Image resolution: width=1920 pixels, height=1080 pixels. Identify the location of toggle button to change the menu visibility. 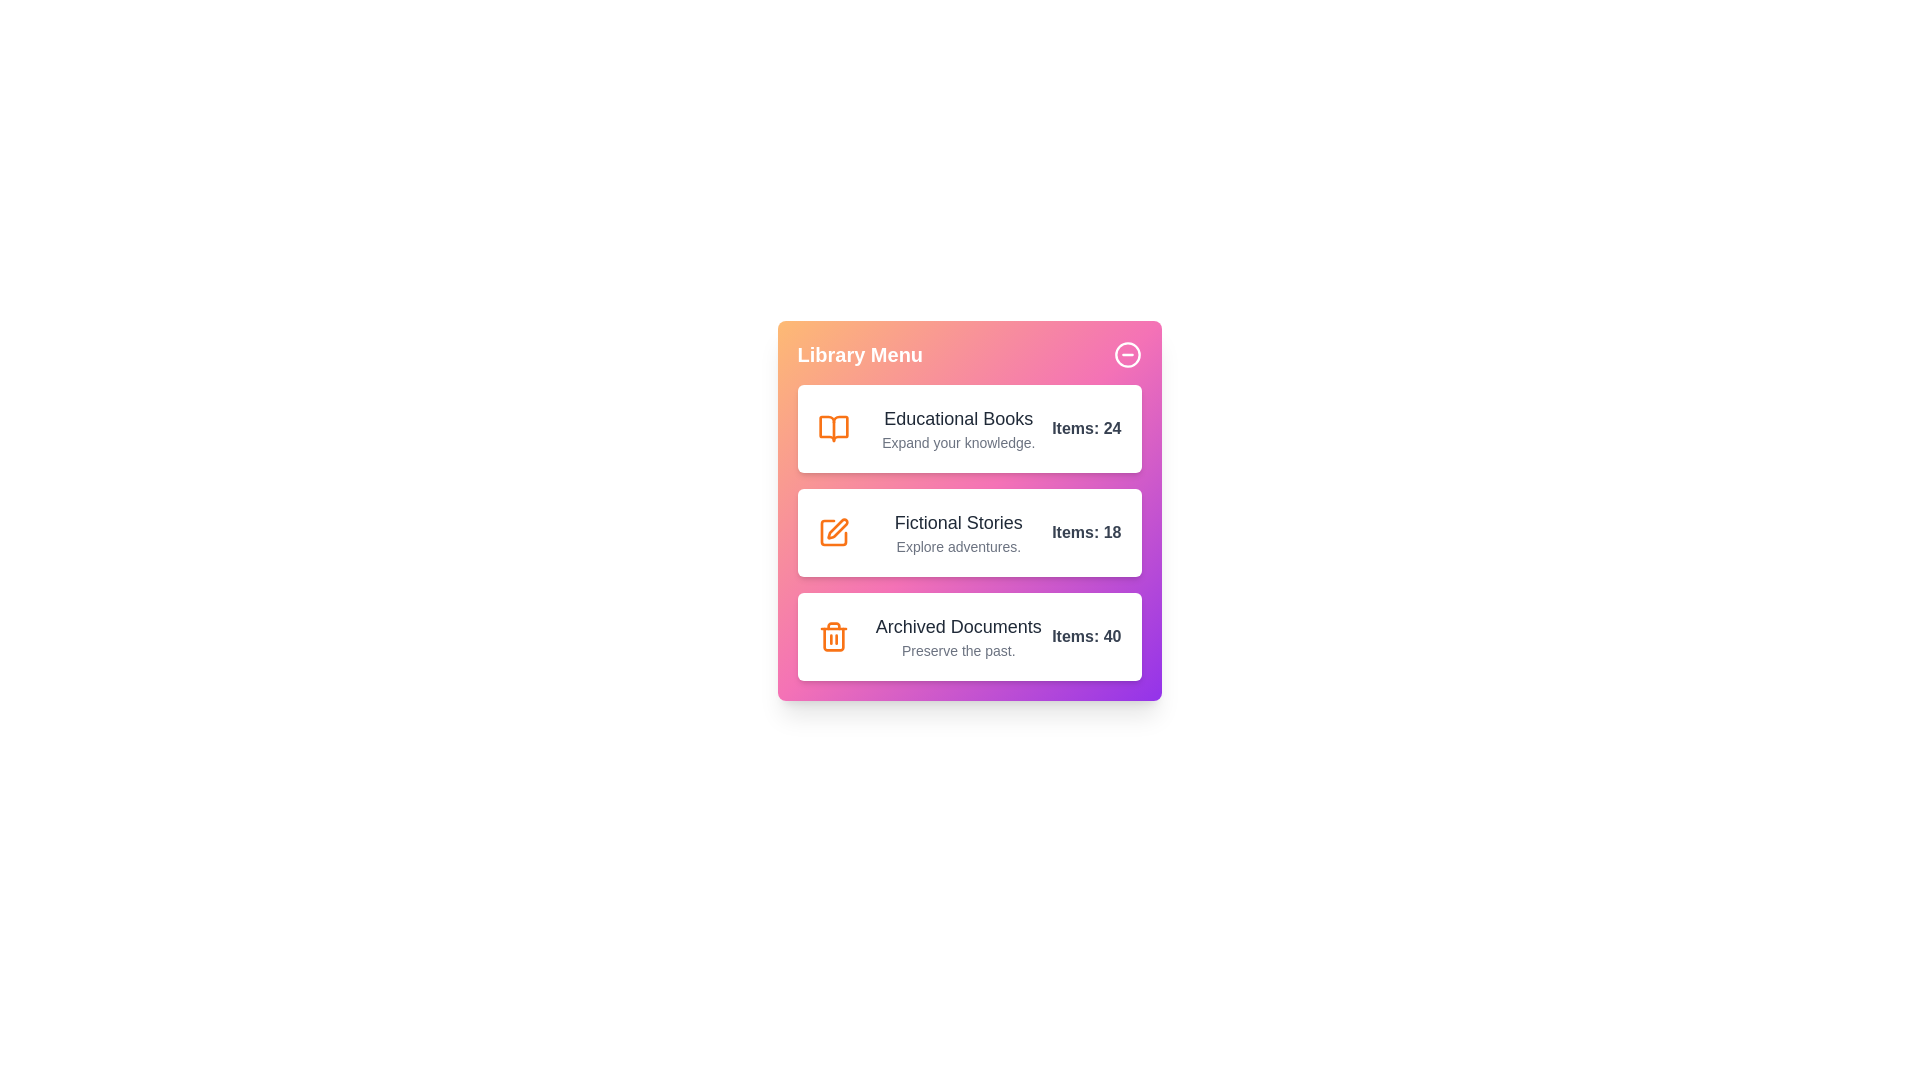
(1127, 353).